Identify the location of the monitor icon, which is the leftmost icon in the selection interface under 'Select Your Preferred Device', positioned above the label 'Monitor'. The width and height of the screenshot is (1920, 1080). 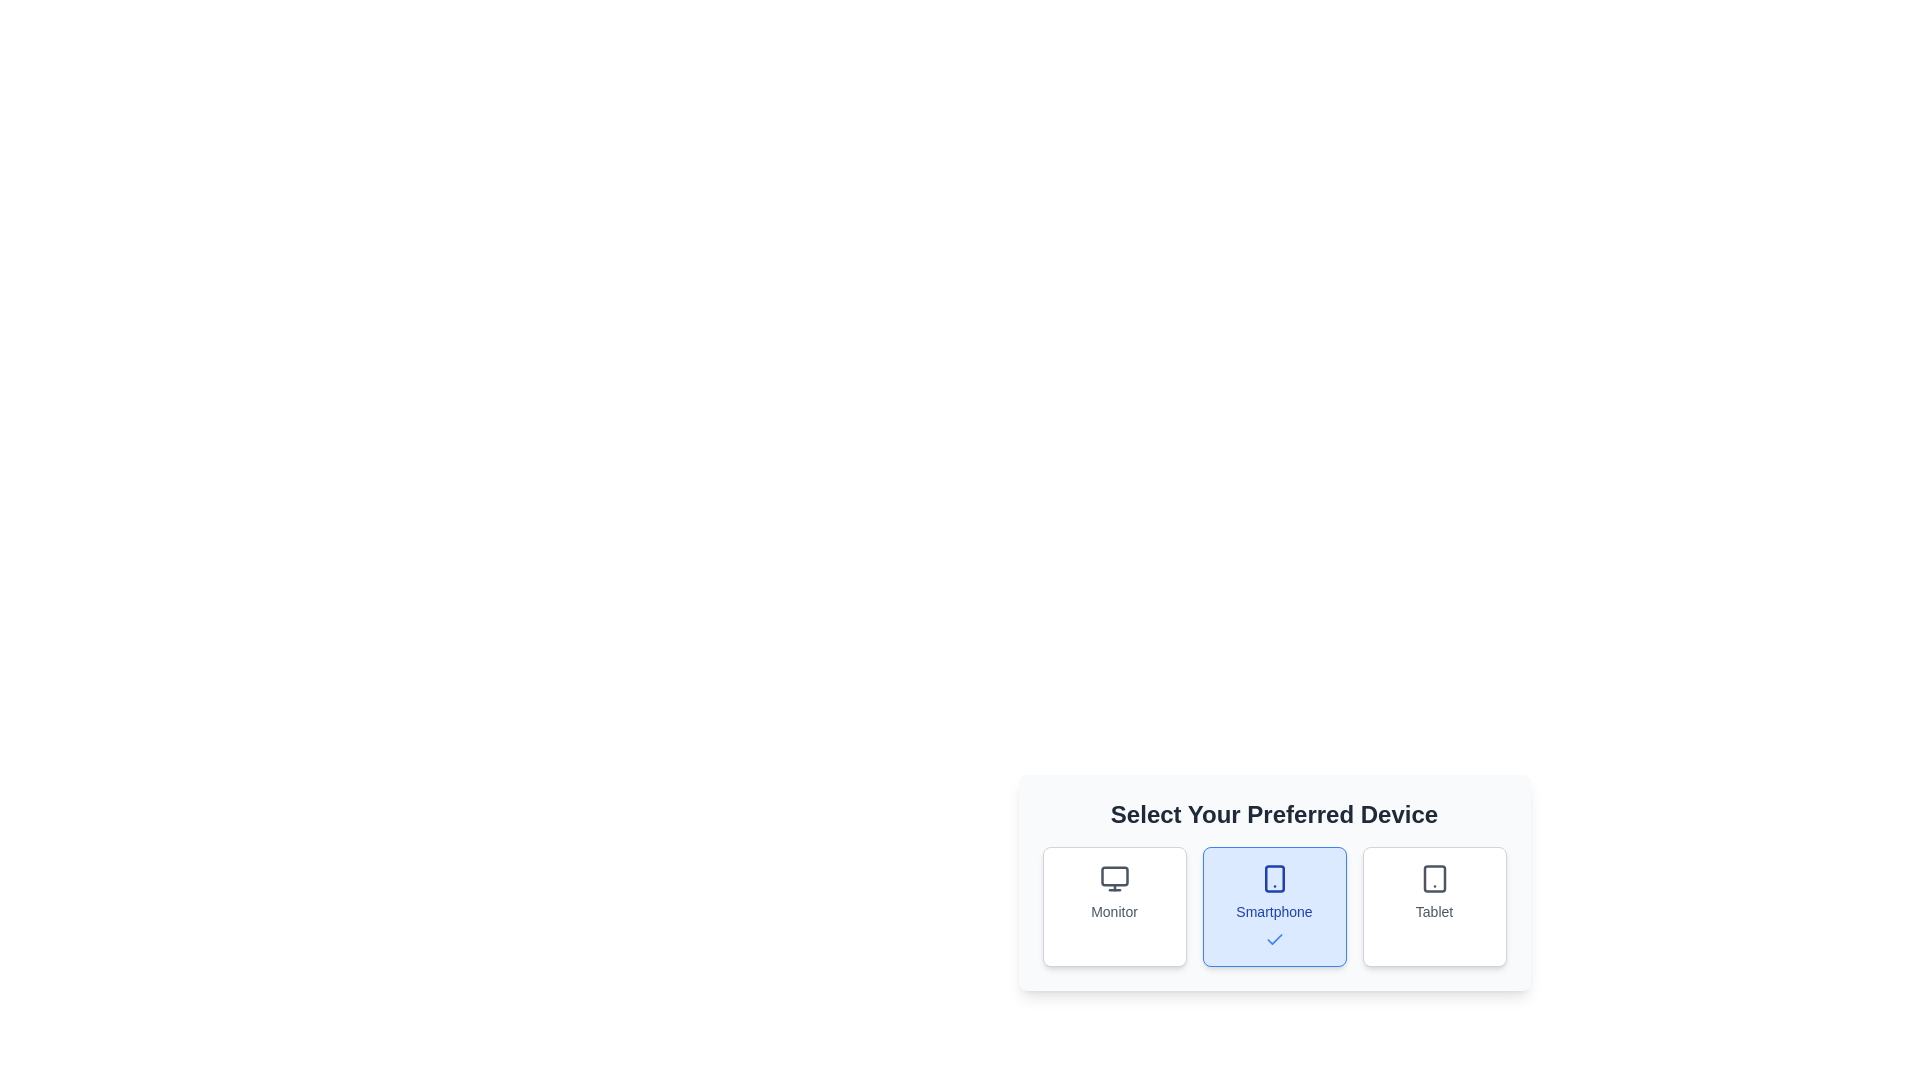
(1113, 878).